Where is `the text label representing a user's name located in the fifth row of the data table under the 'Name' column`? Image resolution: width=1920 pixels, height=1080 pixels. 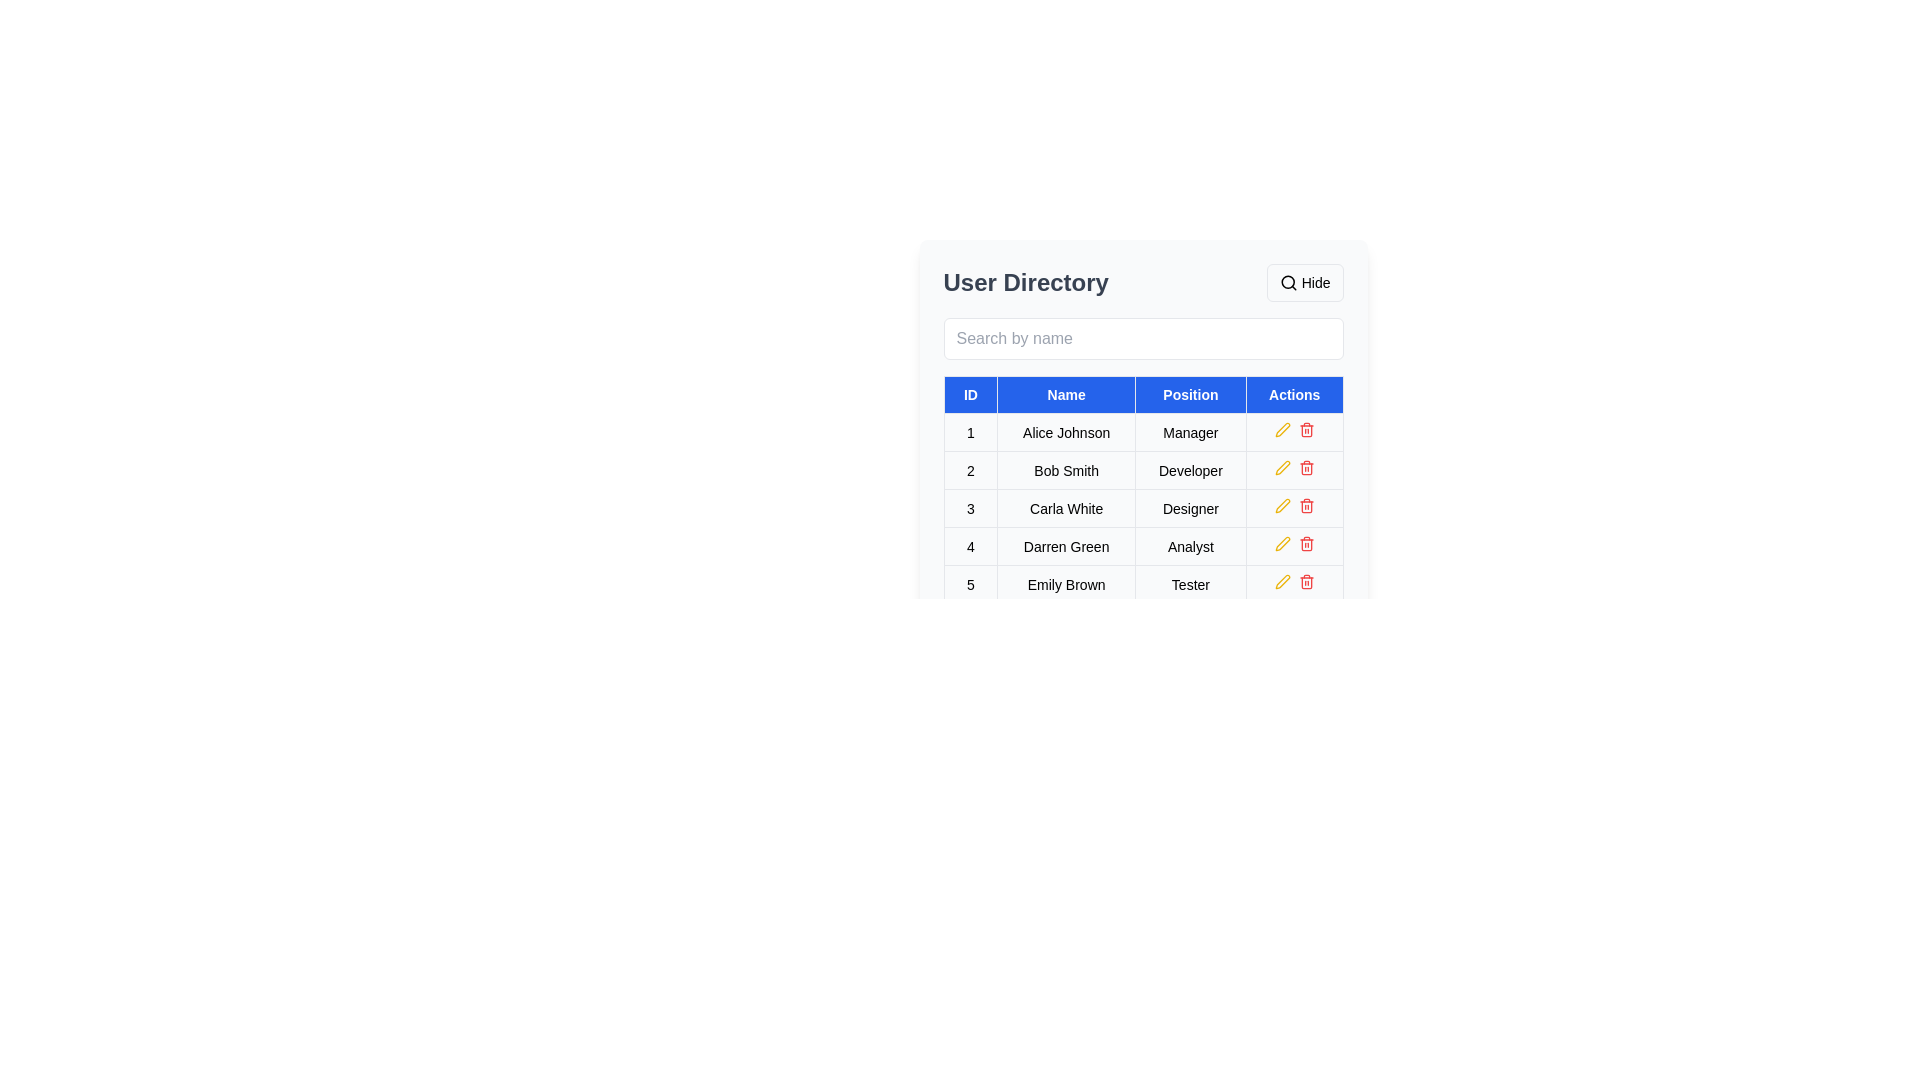
the text label representing a user's name located in the fifth row of the data table under the 'Name' column is located at coordinates (1065, 584).